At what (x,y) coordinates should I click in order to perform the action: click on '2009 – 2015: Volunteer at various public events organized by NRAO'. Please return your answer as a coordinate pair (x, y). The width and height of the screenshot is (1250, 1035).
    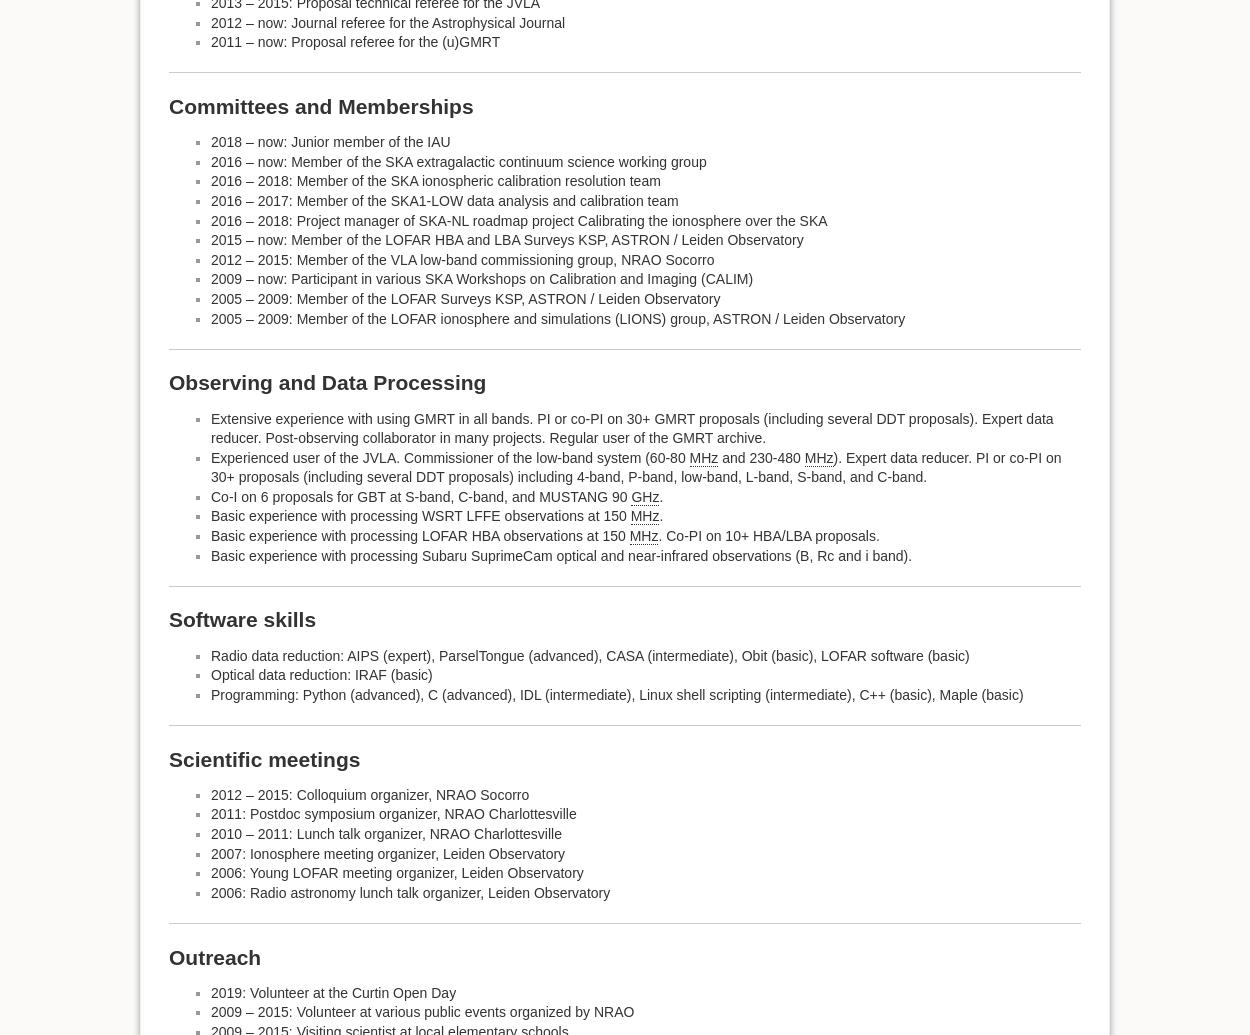
    Looking at the image, I should click on (422, 1011).